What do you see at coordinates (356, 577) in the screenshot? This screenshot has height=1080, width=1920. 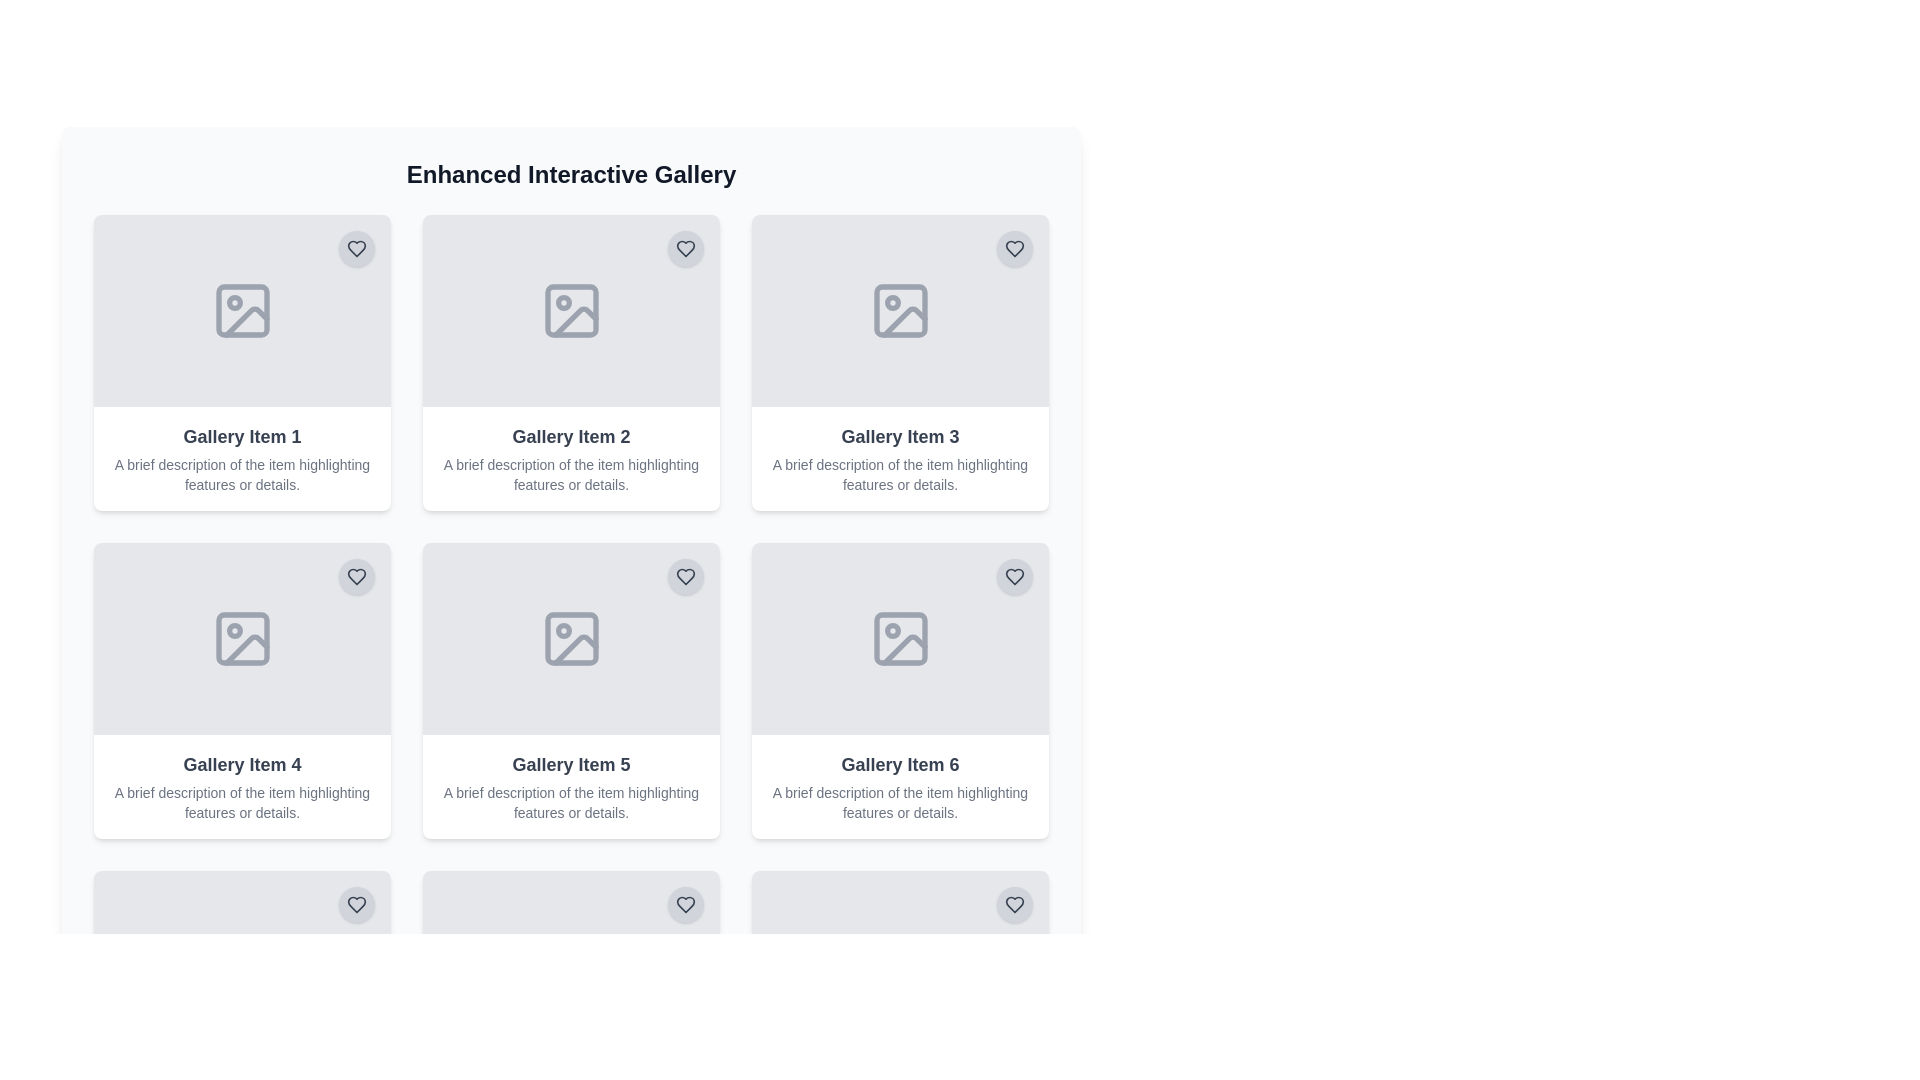 I see `the heart icon located in the top-right corner of the tile labeled 'Gallery Item 4' to mark the item as a favorite` at bounding box center [356, 577].